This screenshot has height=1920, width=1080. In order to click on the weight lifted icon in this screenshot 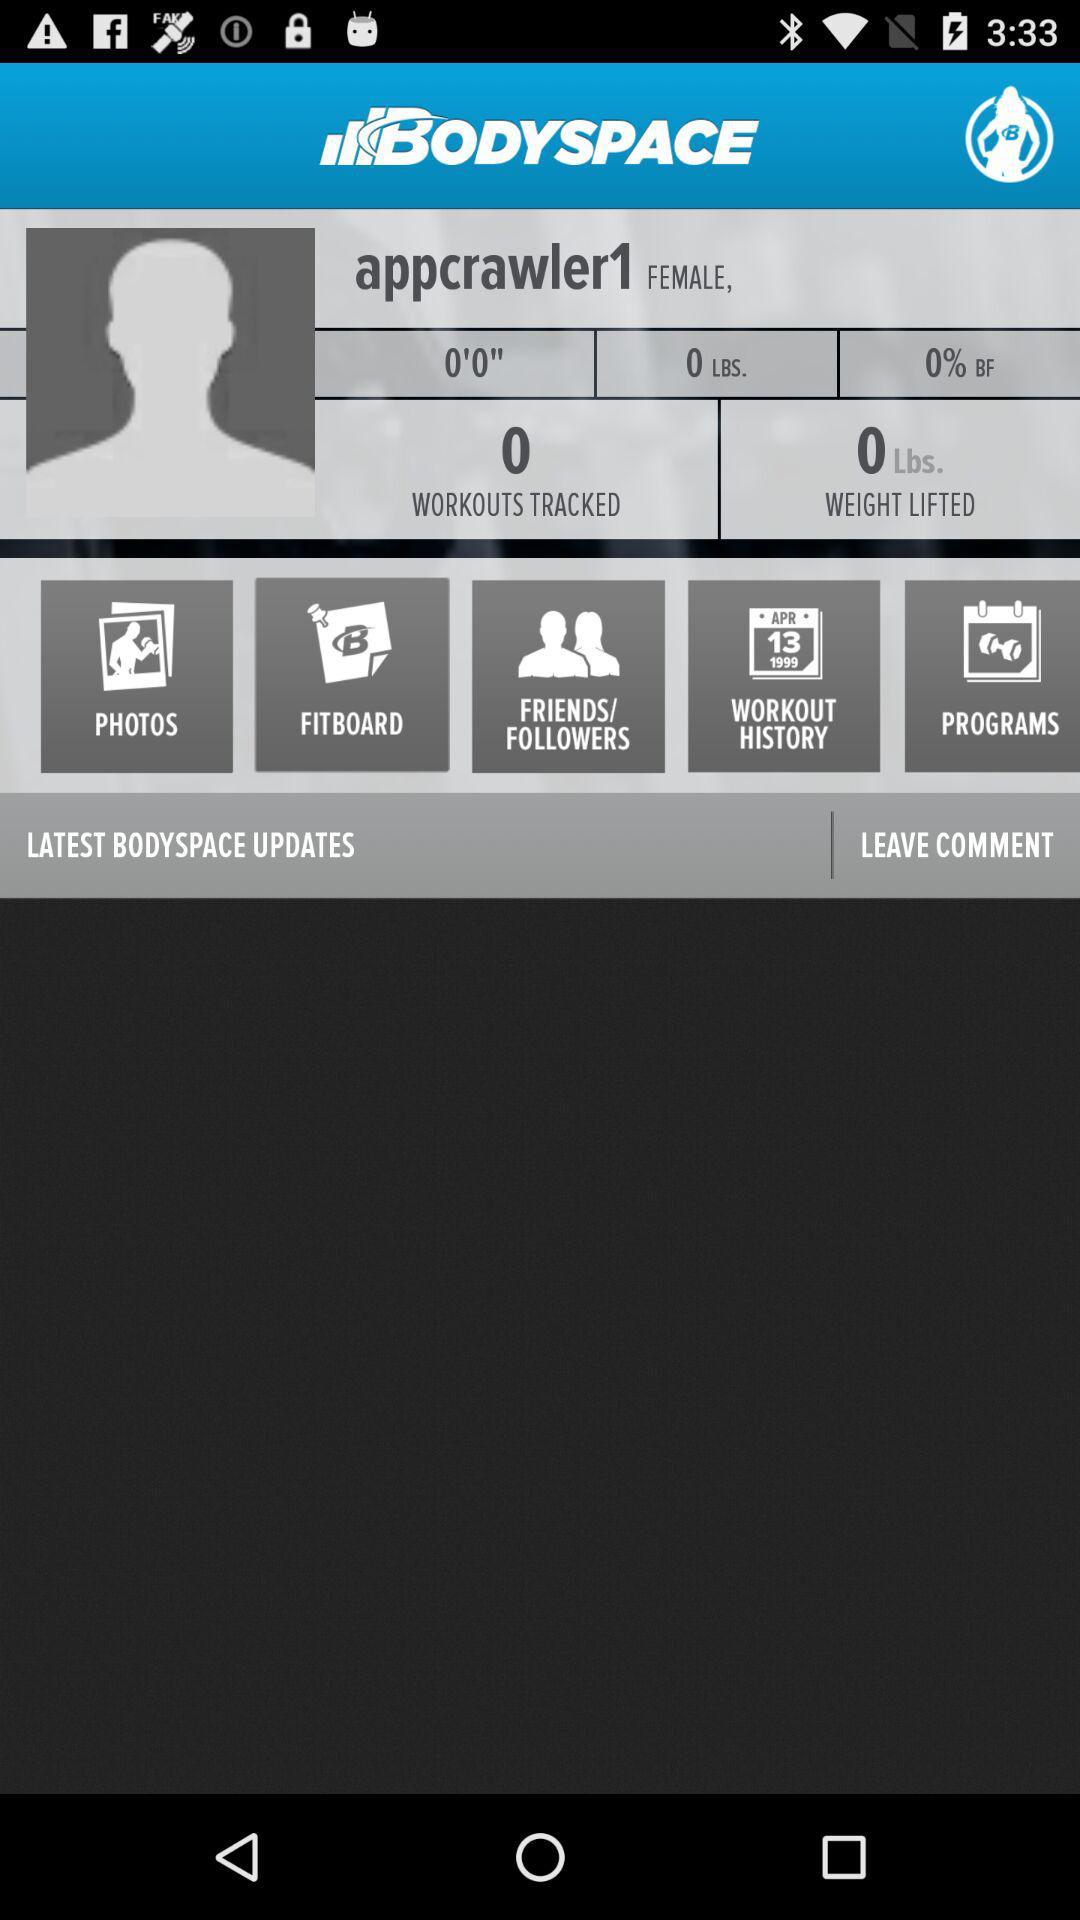, I will do `click(900, 505)`.